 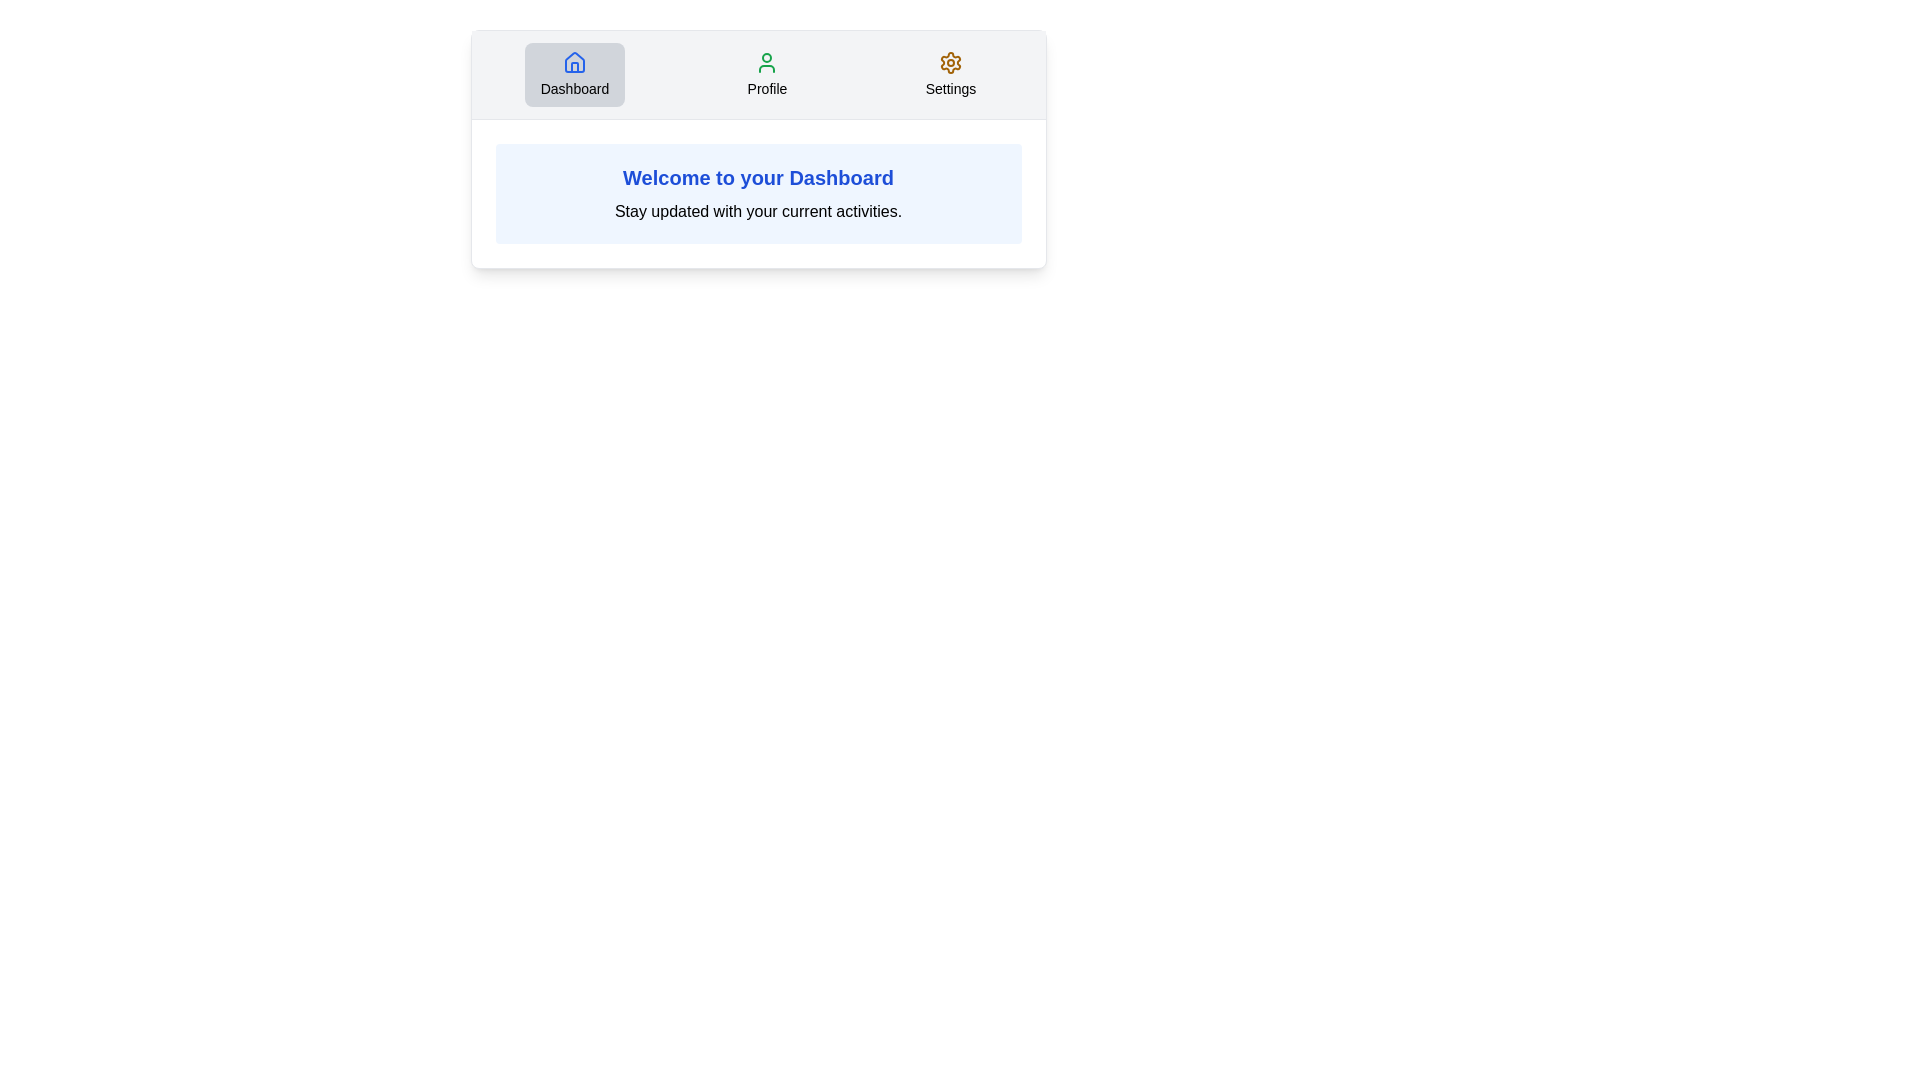 What do you see at coordinates (766, 73) in the screenshot?
I see `the Profile tab to observe its hover effect` at bounding box center [766, 73].